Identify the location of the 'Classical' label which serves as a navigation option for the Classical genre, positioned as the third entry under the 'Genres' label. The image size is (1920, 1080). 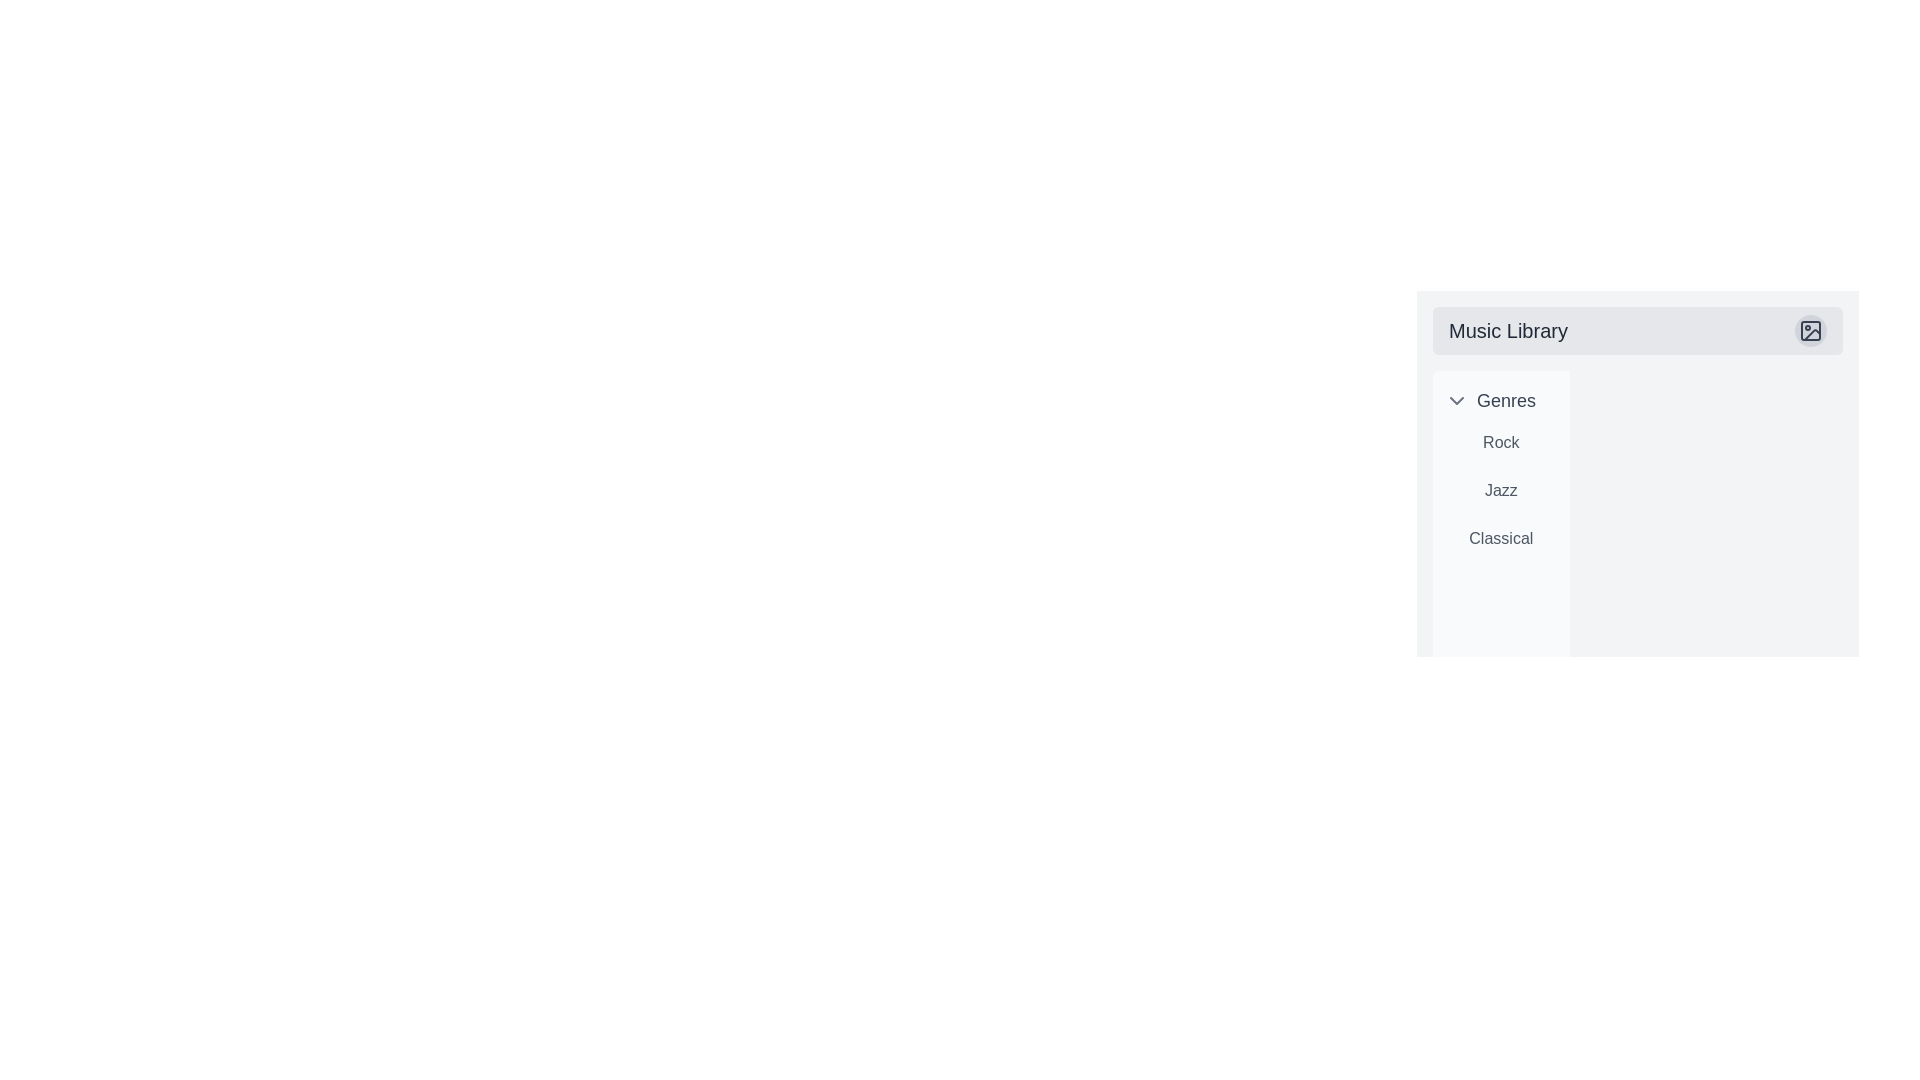
(1501, 538).